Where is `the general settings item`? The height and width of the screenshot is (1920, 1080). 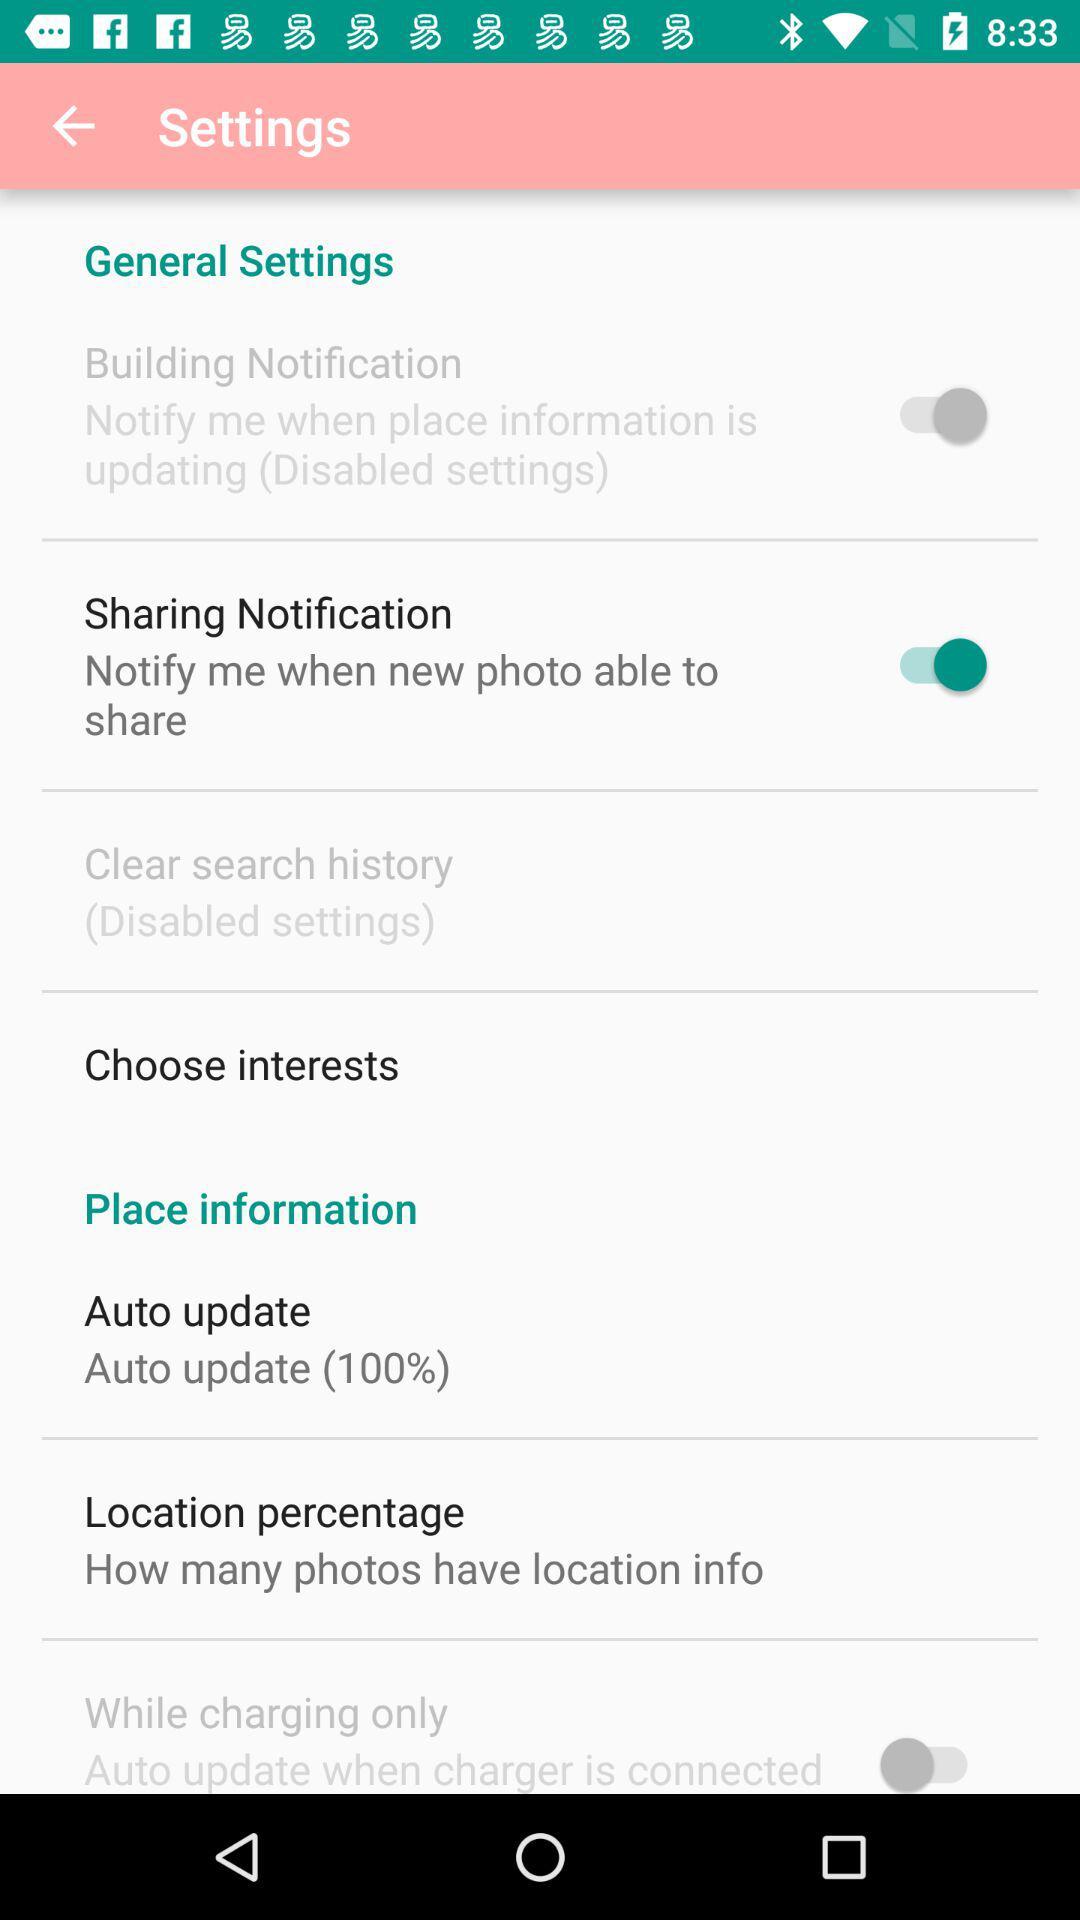 the general settings item is located at coordinates (540, 238).